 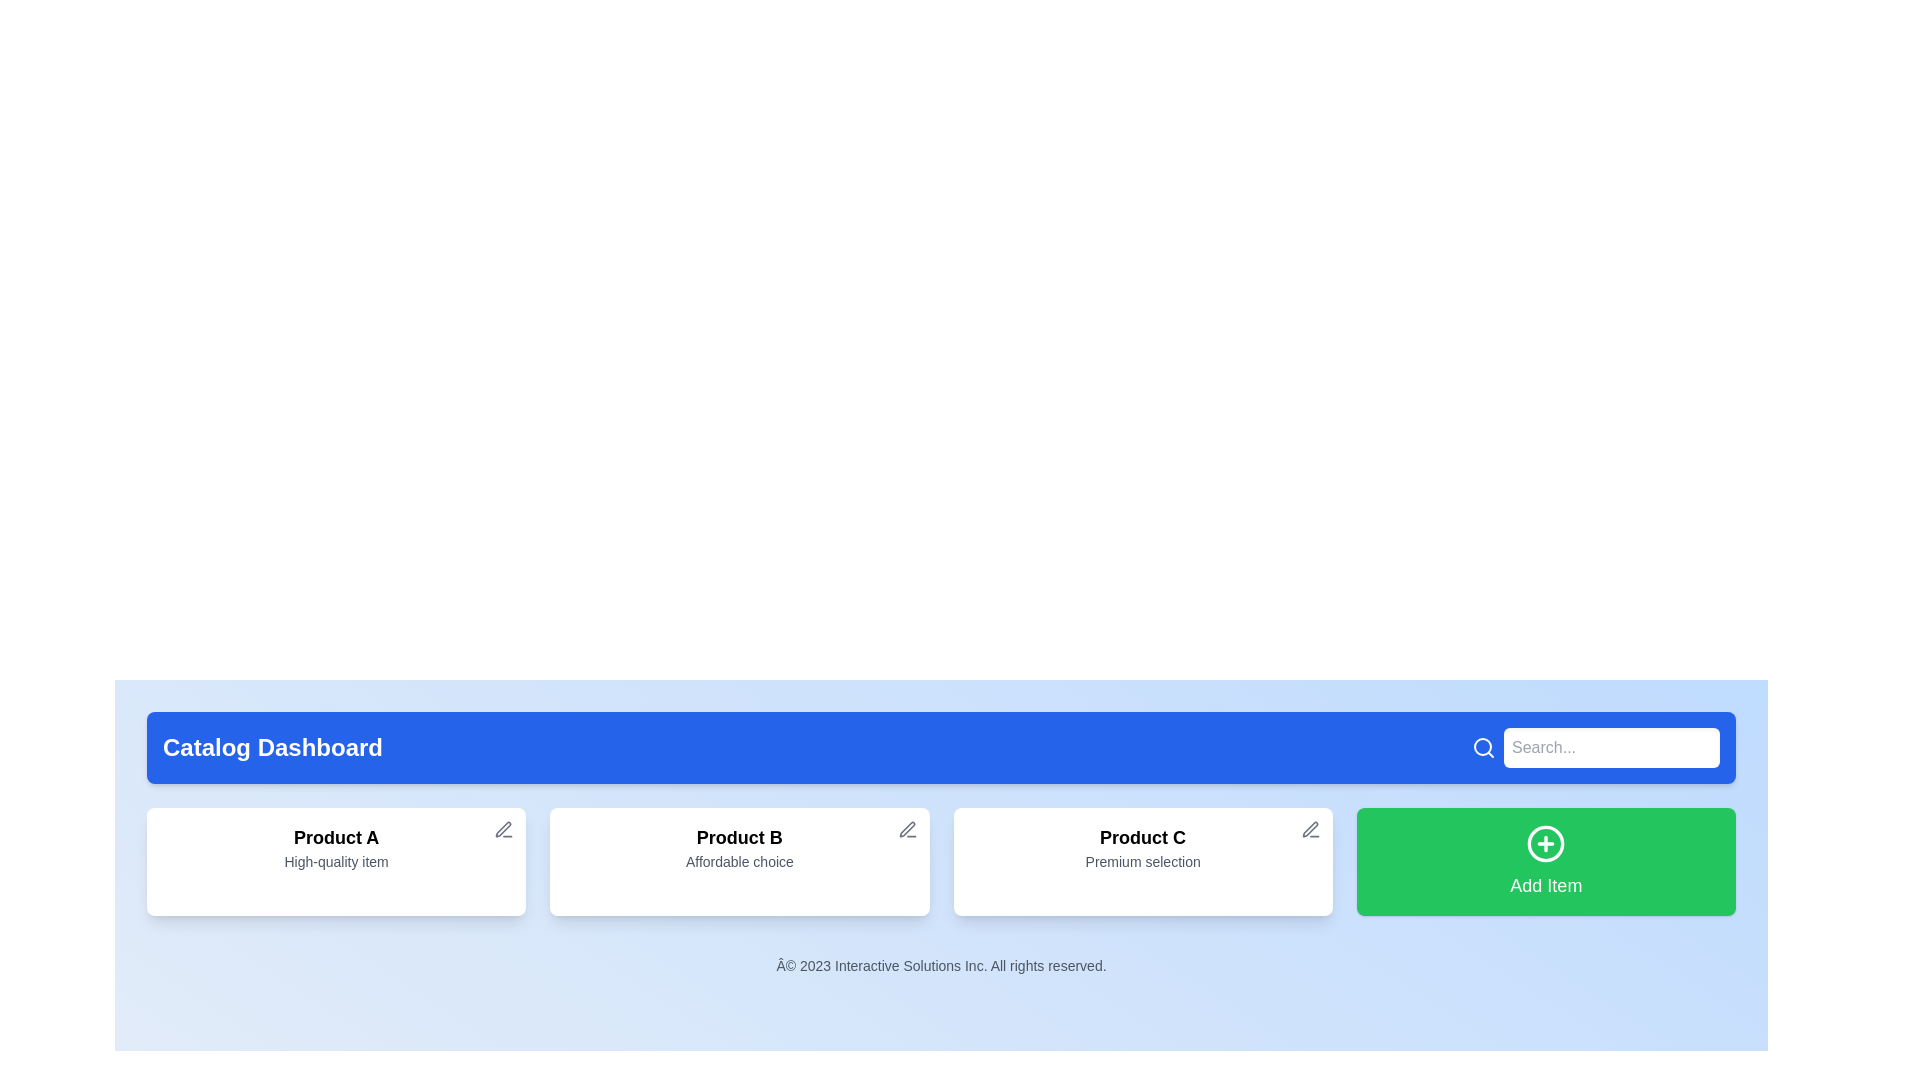 What do you see at coordinates (738, 837) in the screenshot?
I see `Label element displaying 'Product B' in bold font, located at the center of the card labeled 'Product B Affordable choice'` at bounding box center [738, 837].